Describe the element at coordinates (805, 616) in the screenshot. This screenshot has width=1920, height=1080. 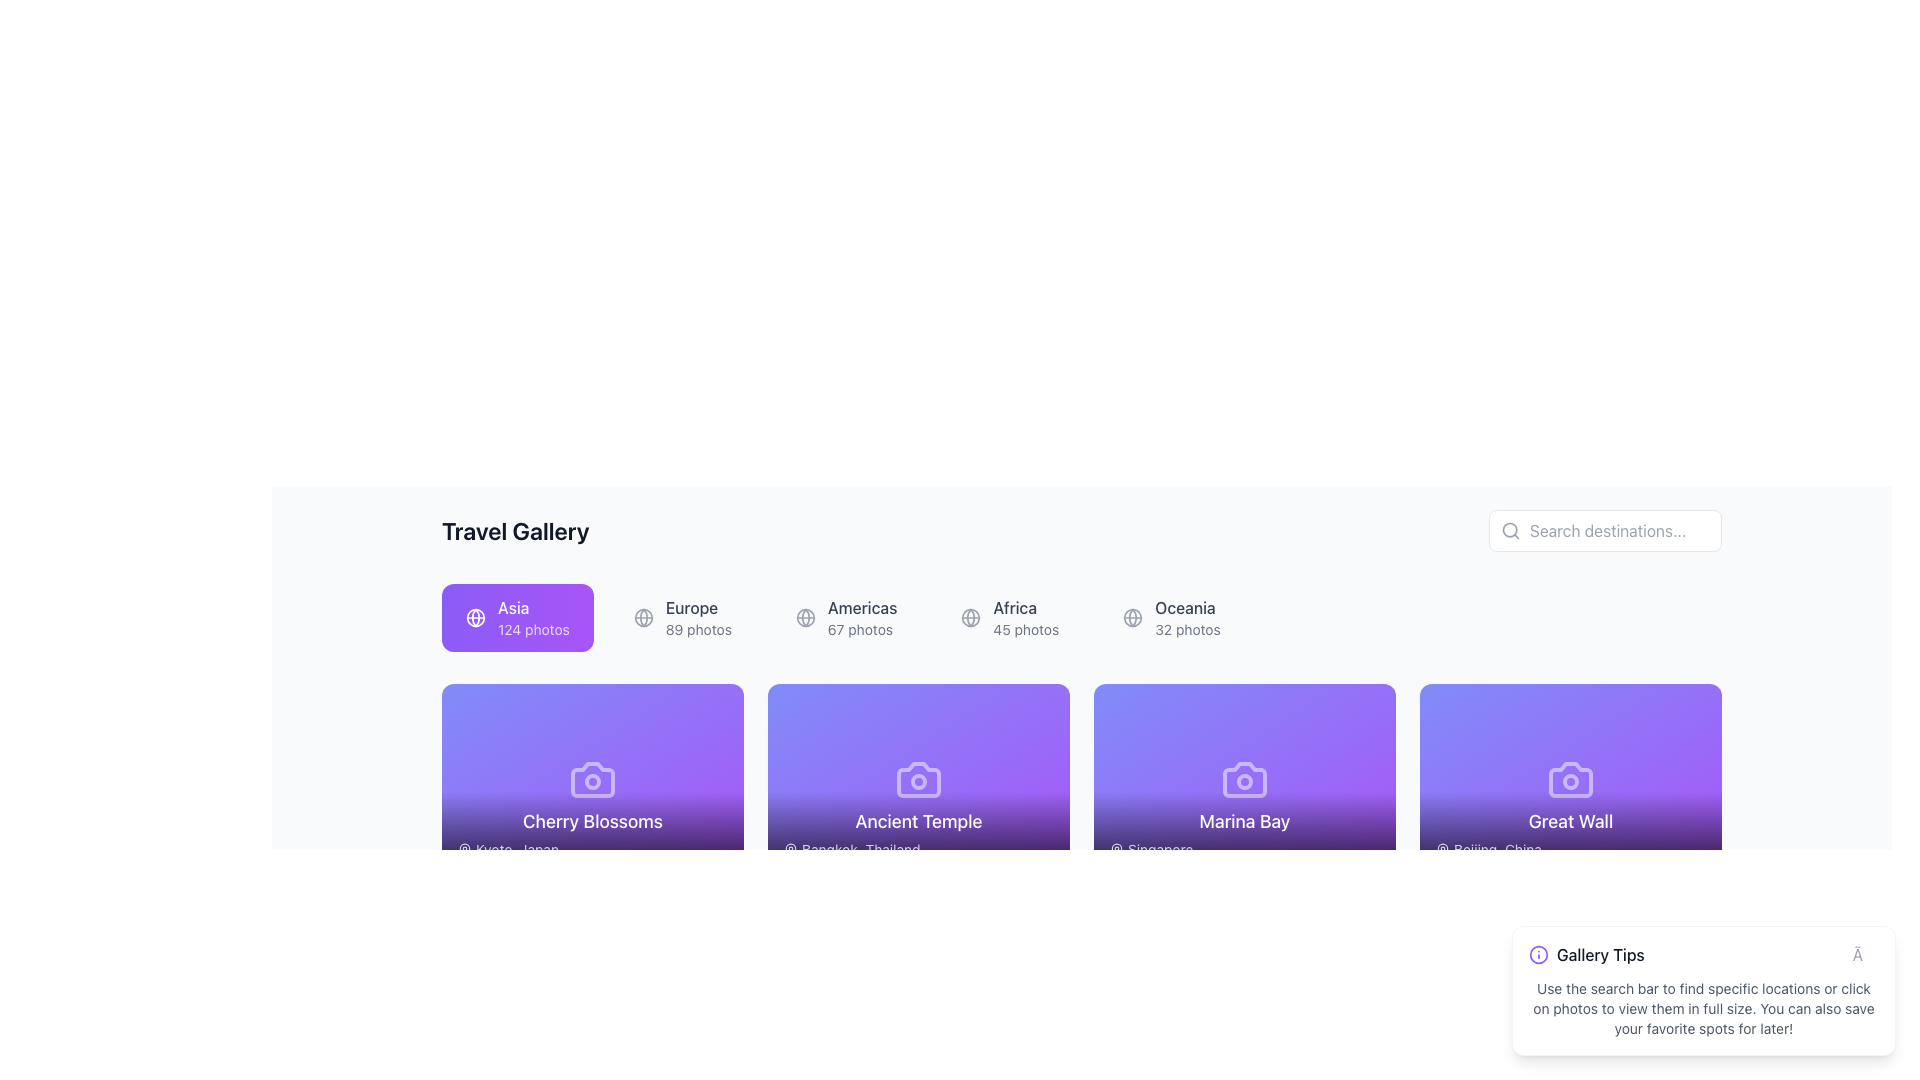
I see `the icon representing the category 'Americas'` at that location.